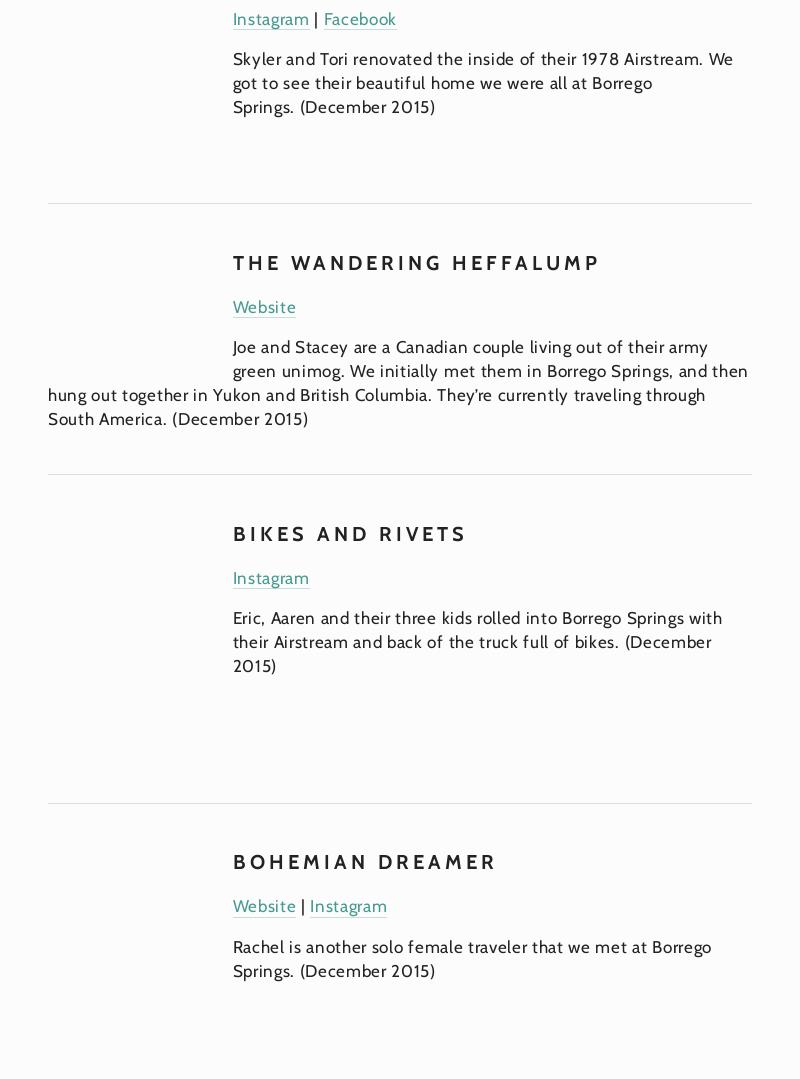  Describe the element at coordinates (479, 640) in the screenshot. I see `'Eric, Aaren and their three kids rolled into Borrego Springs with their Airstream and back of the truck full of bikes. (December 2015)'` at that location.